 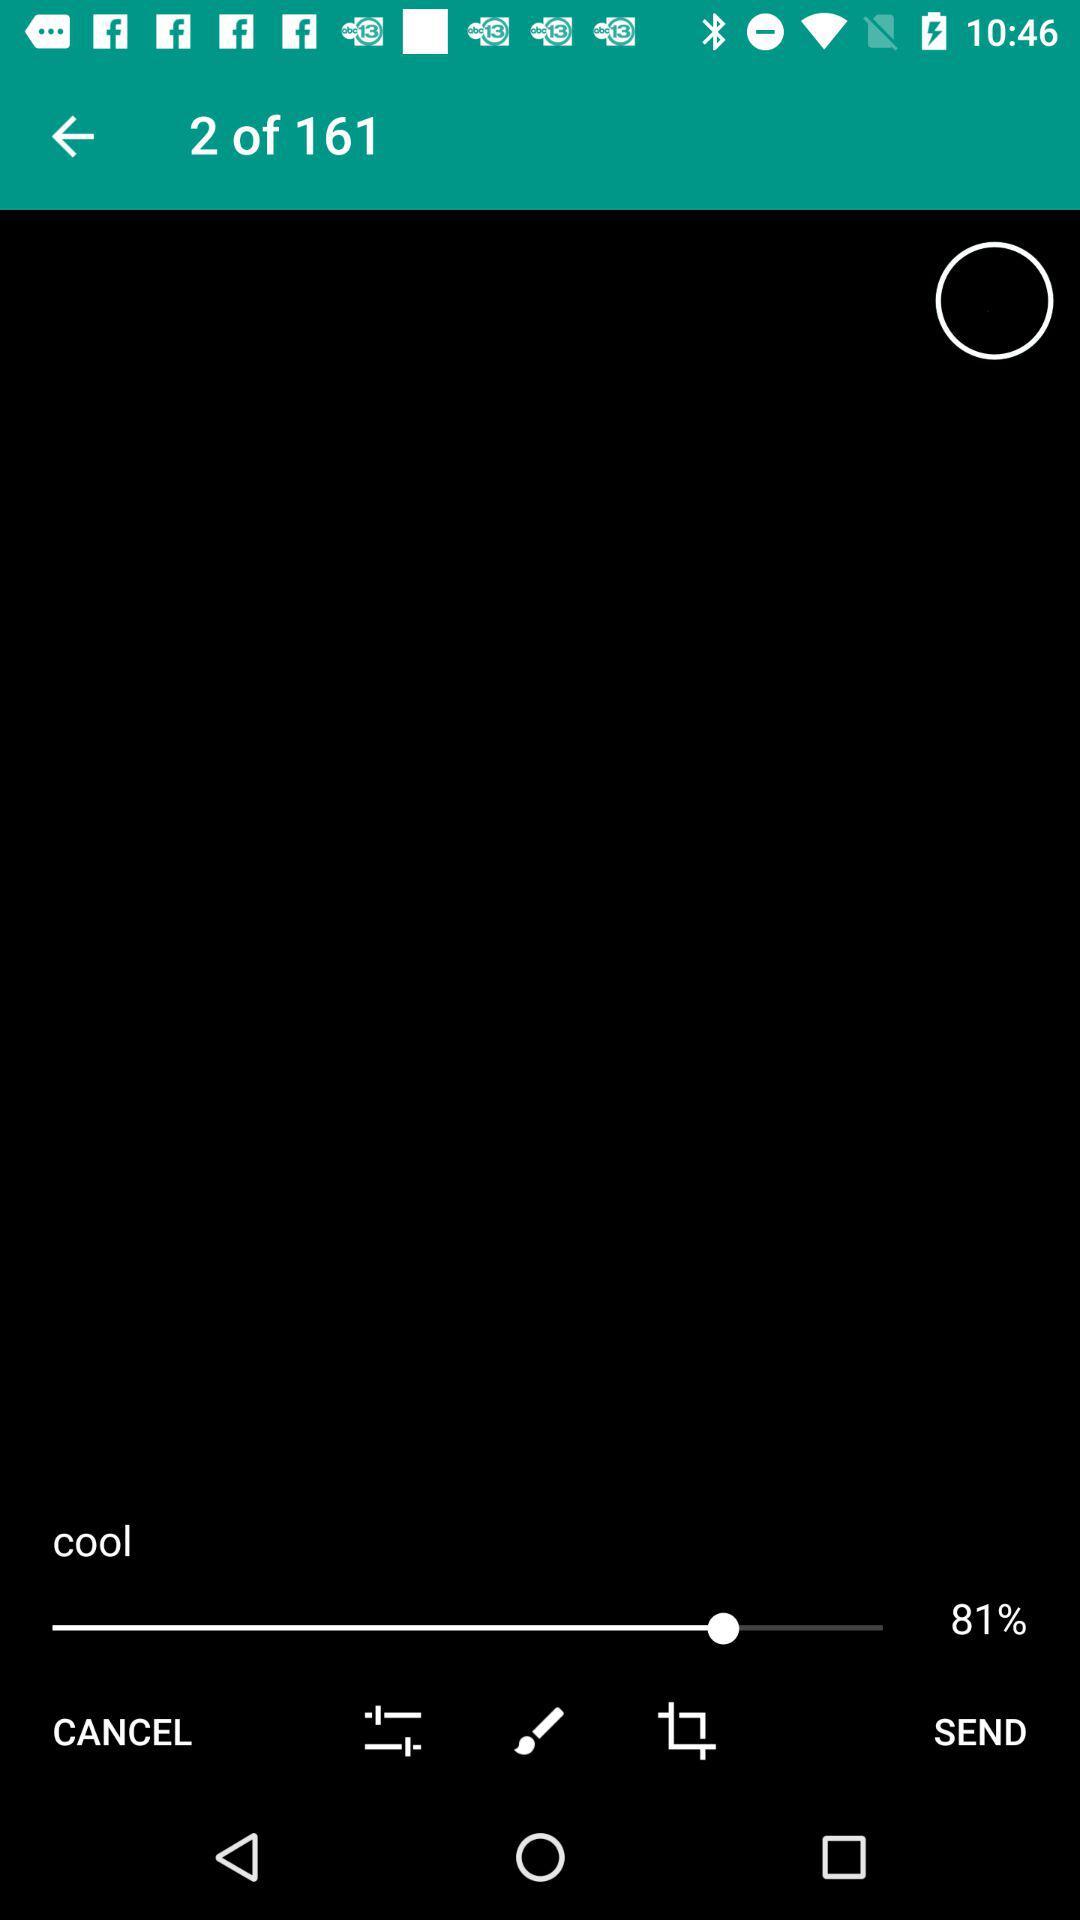 What do you see at coordinates (685, 1730) in the screenshot?
I see `the icon to the left of send app` at bounding box center [685, 1730].